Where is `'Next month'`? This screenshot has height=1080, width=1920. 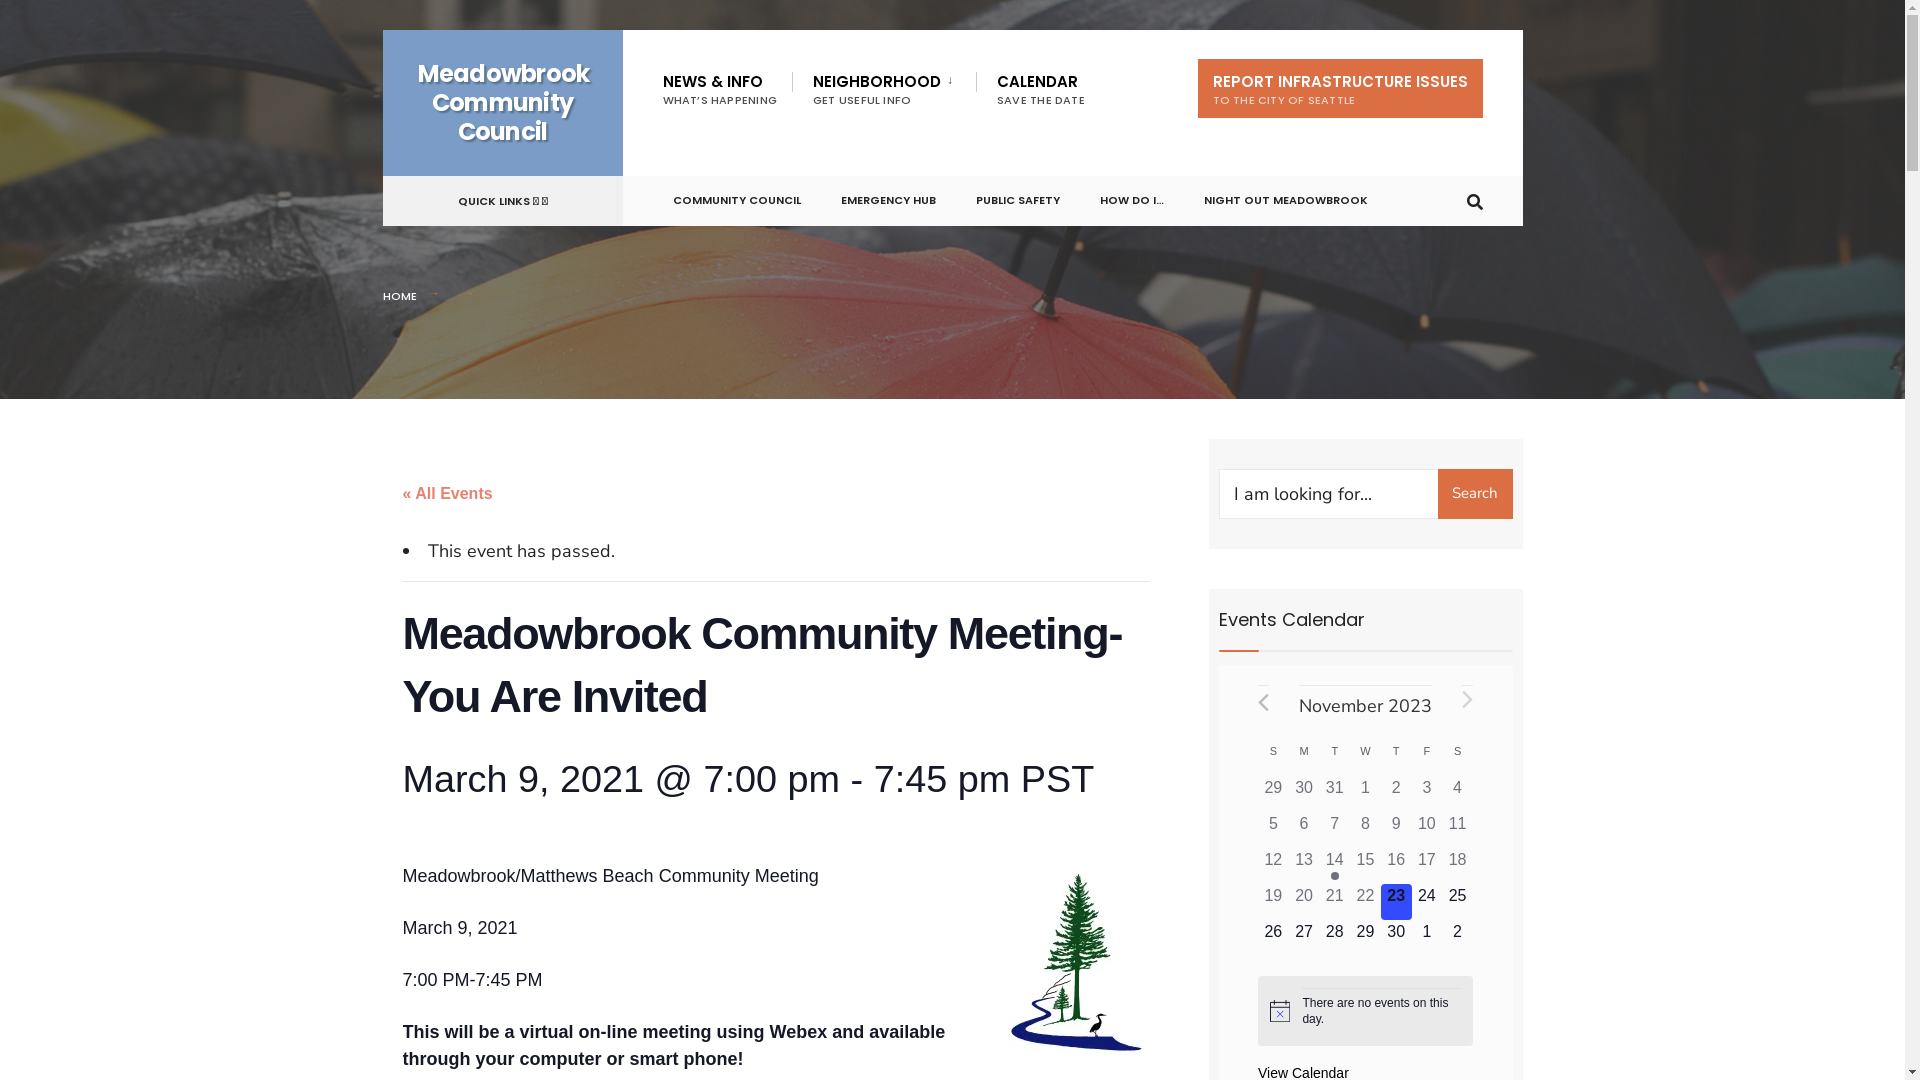 'Next month' is located at coordinates (1462, 701).